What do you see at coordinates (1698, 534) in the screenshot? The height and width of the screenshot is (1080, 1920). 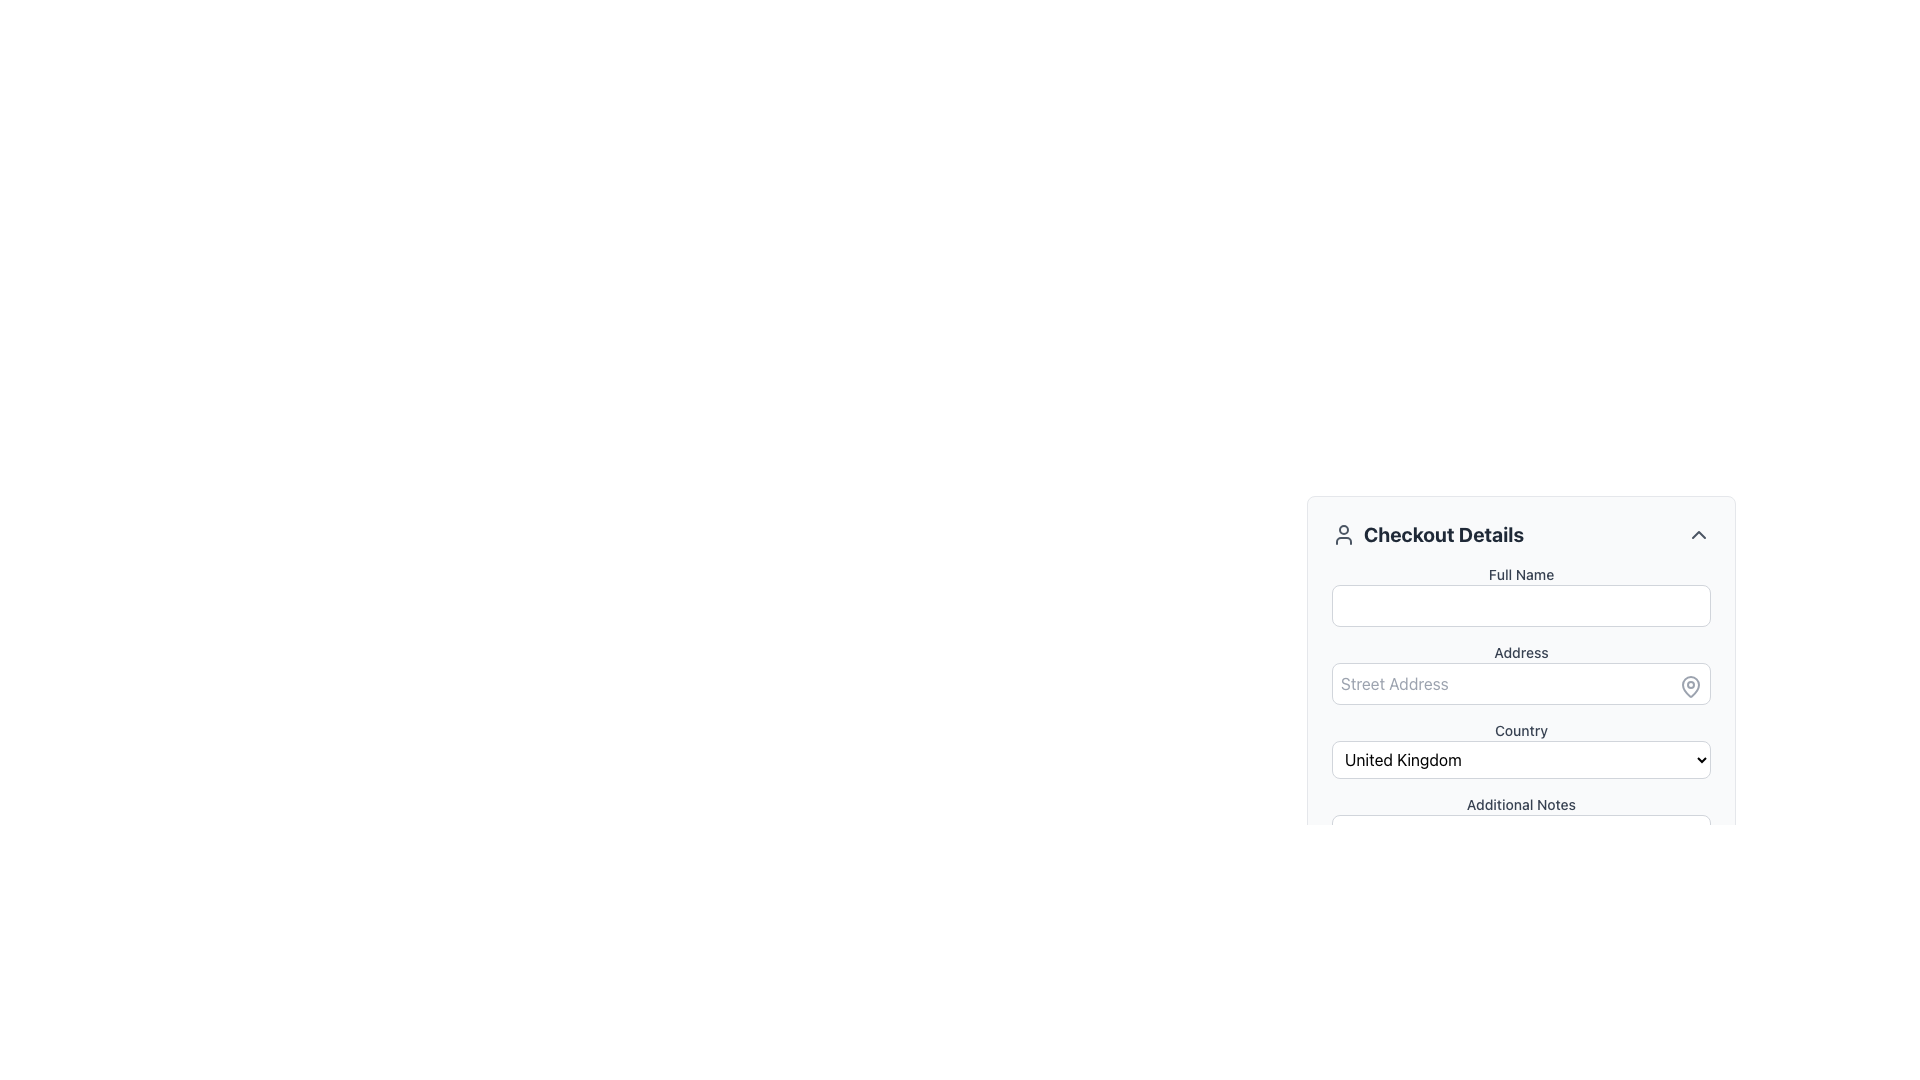 I see `the small triangular-shaped icon pointing upwards located to the far right of the 'Checkout Details' header` at bounding box center [1698, 534].